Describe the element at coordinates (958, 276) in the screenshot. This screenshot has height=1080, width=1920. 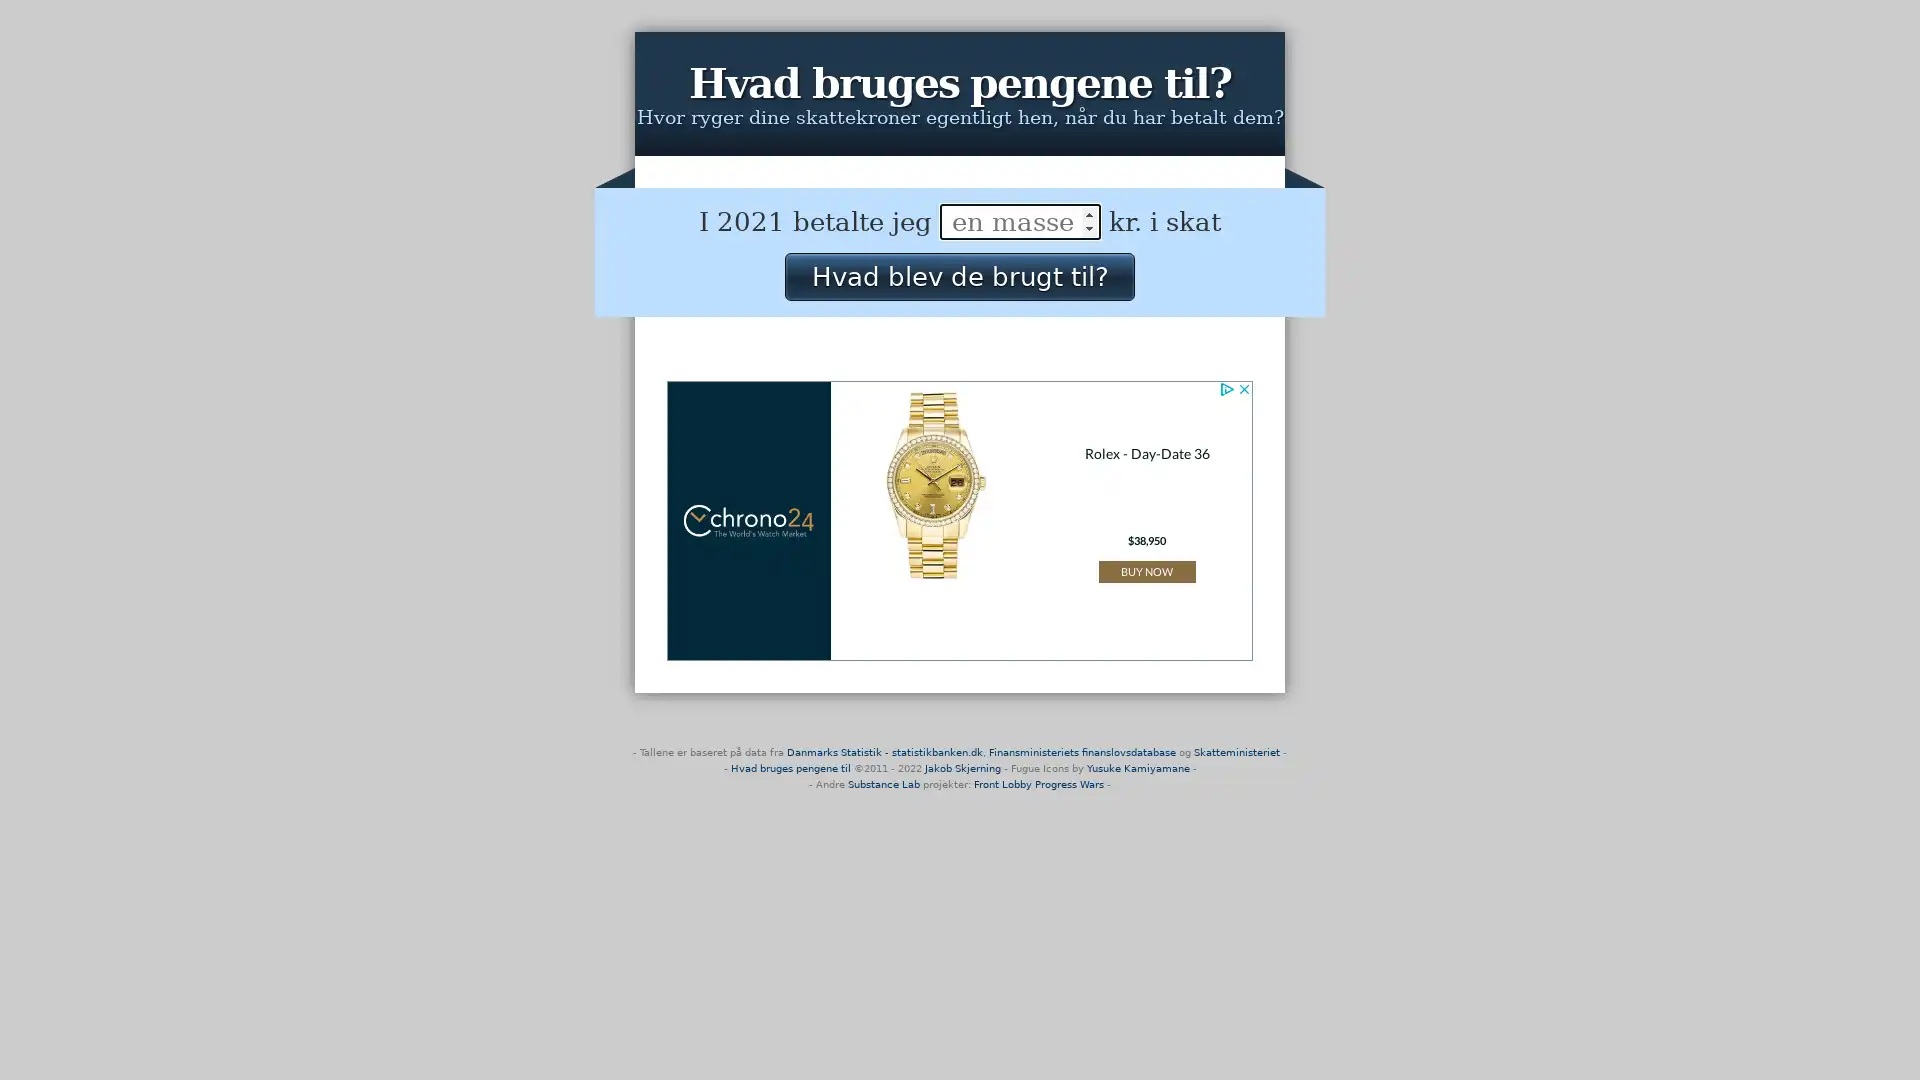
I see `Hvad blev de brugt til?` at that location.